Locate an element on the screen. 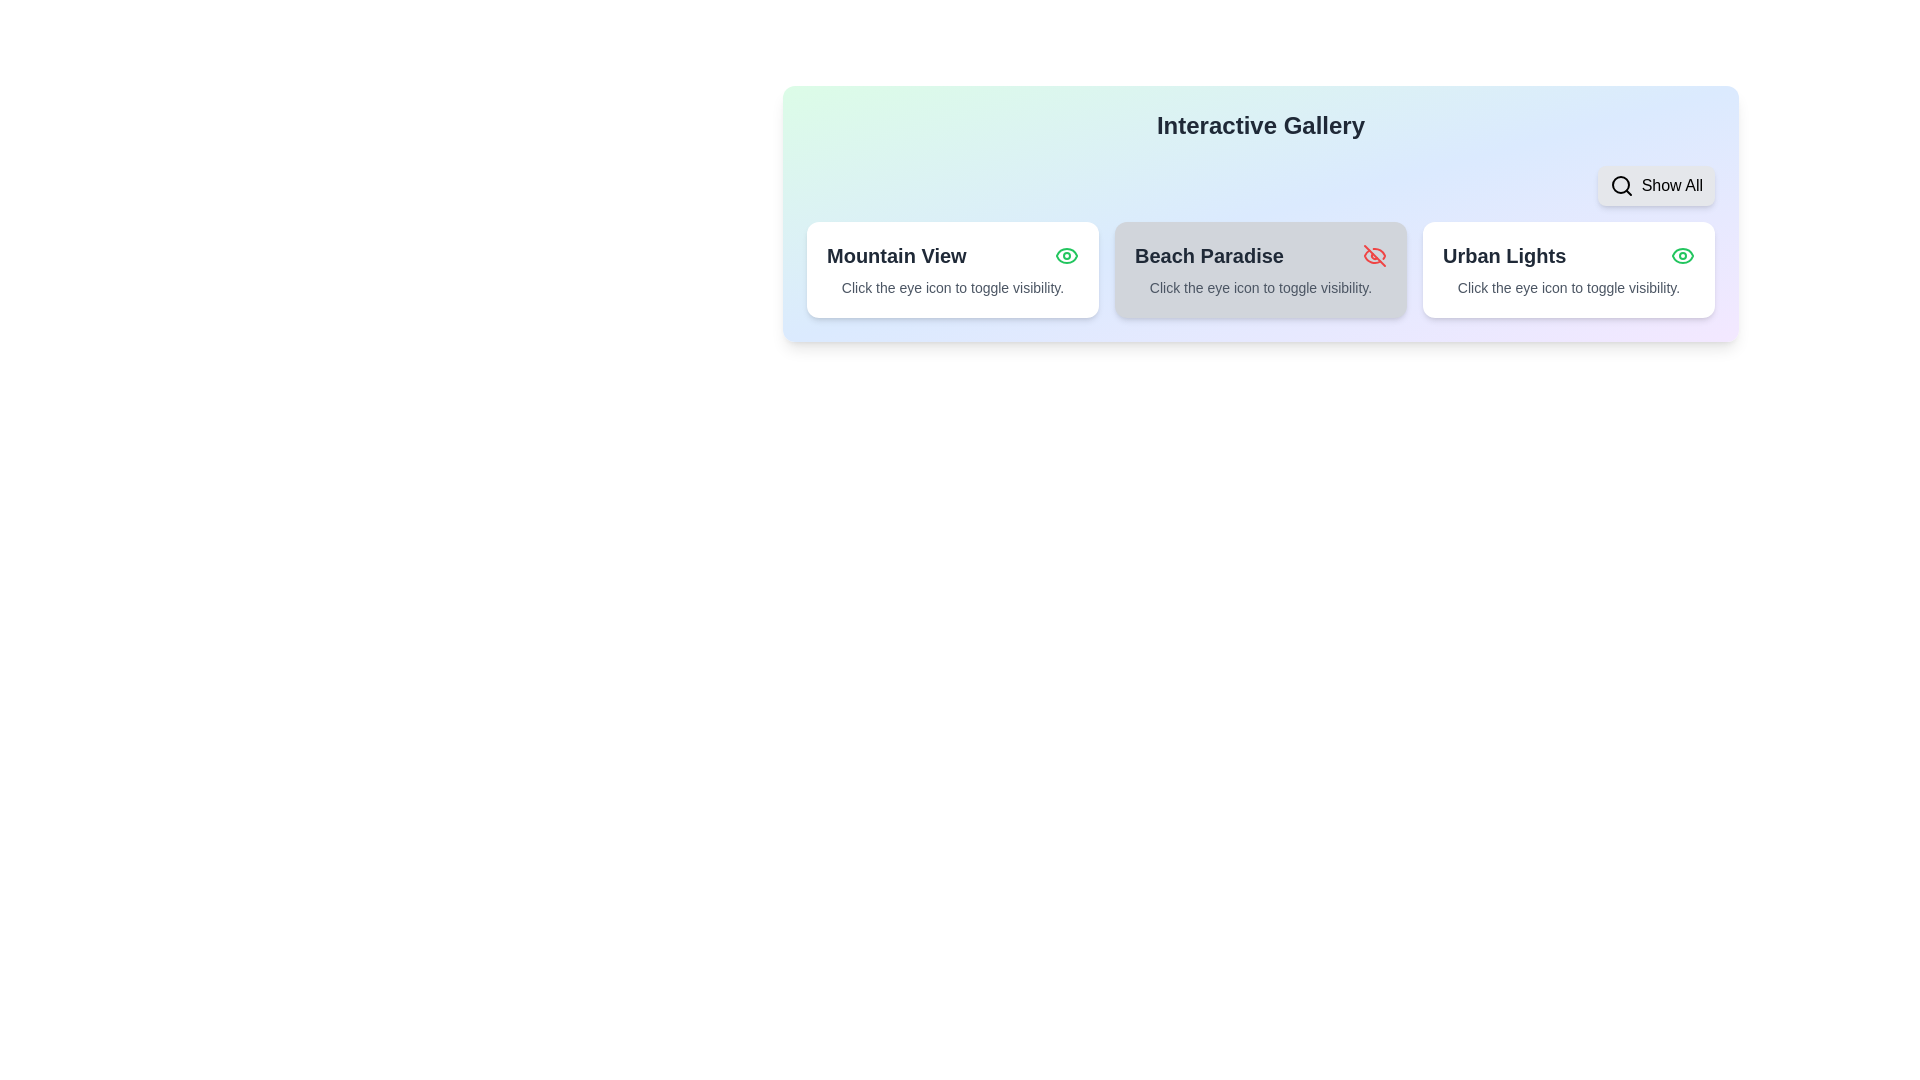  the item card titled 'Urban Lights' is located at coordinates (1568, 270).